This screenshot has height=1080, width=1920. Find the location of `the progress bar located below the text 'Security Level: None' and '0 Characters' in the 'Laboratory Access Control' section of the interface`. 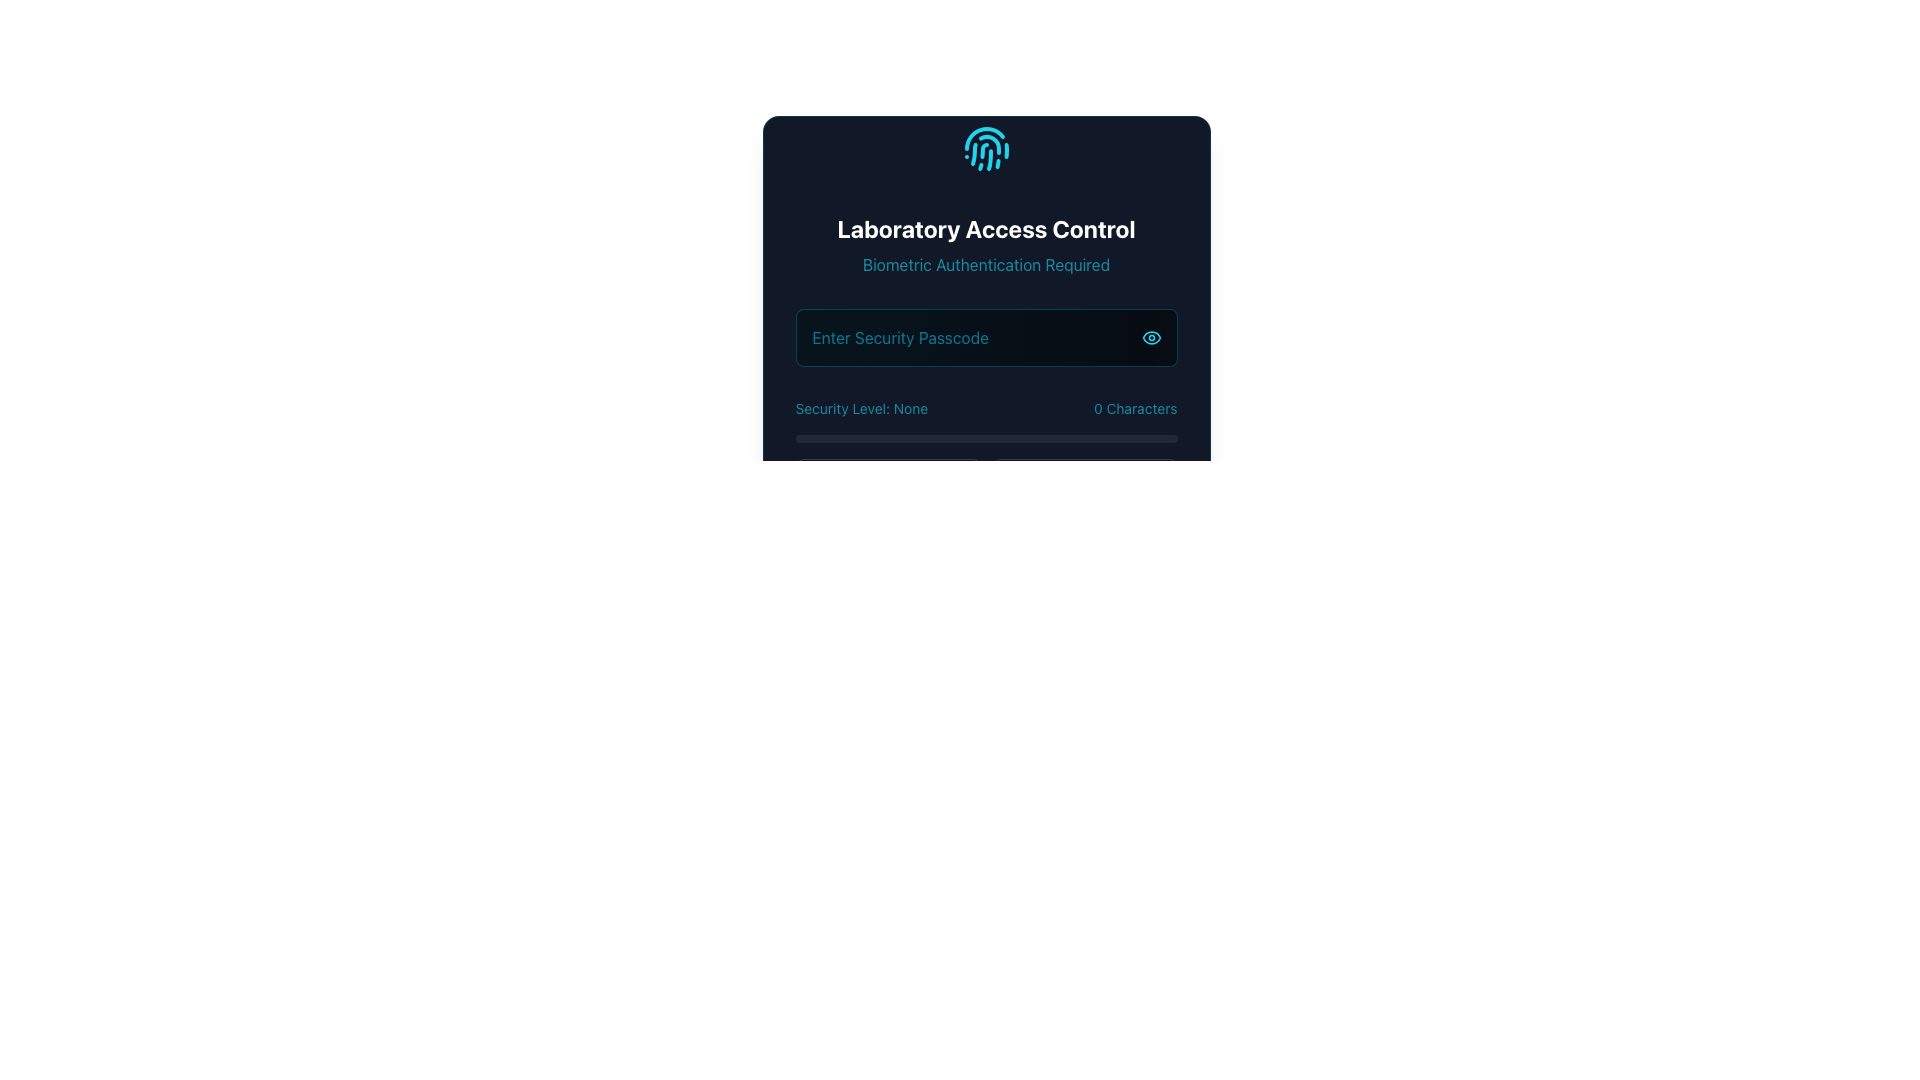

the progress bar located below the text 'Security Level: None' and '0 Characters' in the 'Laboratory Access Control' section of the interface is located at coordinates (986, 438).